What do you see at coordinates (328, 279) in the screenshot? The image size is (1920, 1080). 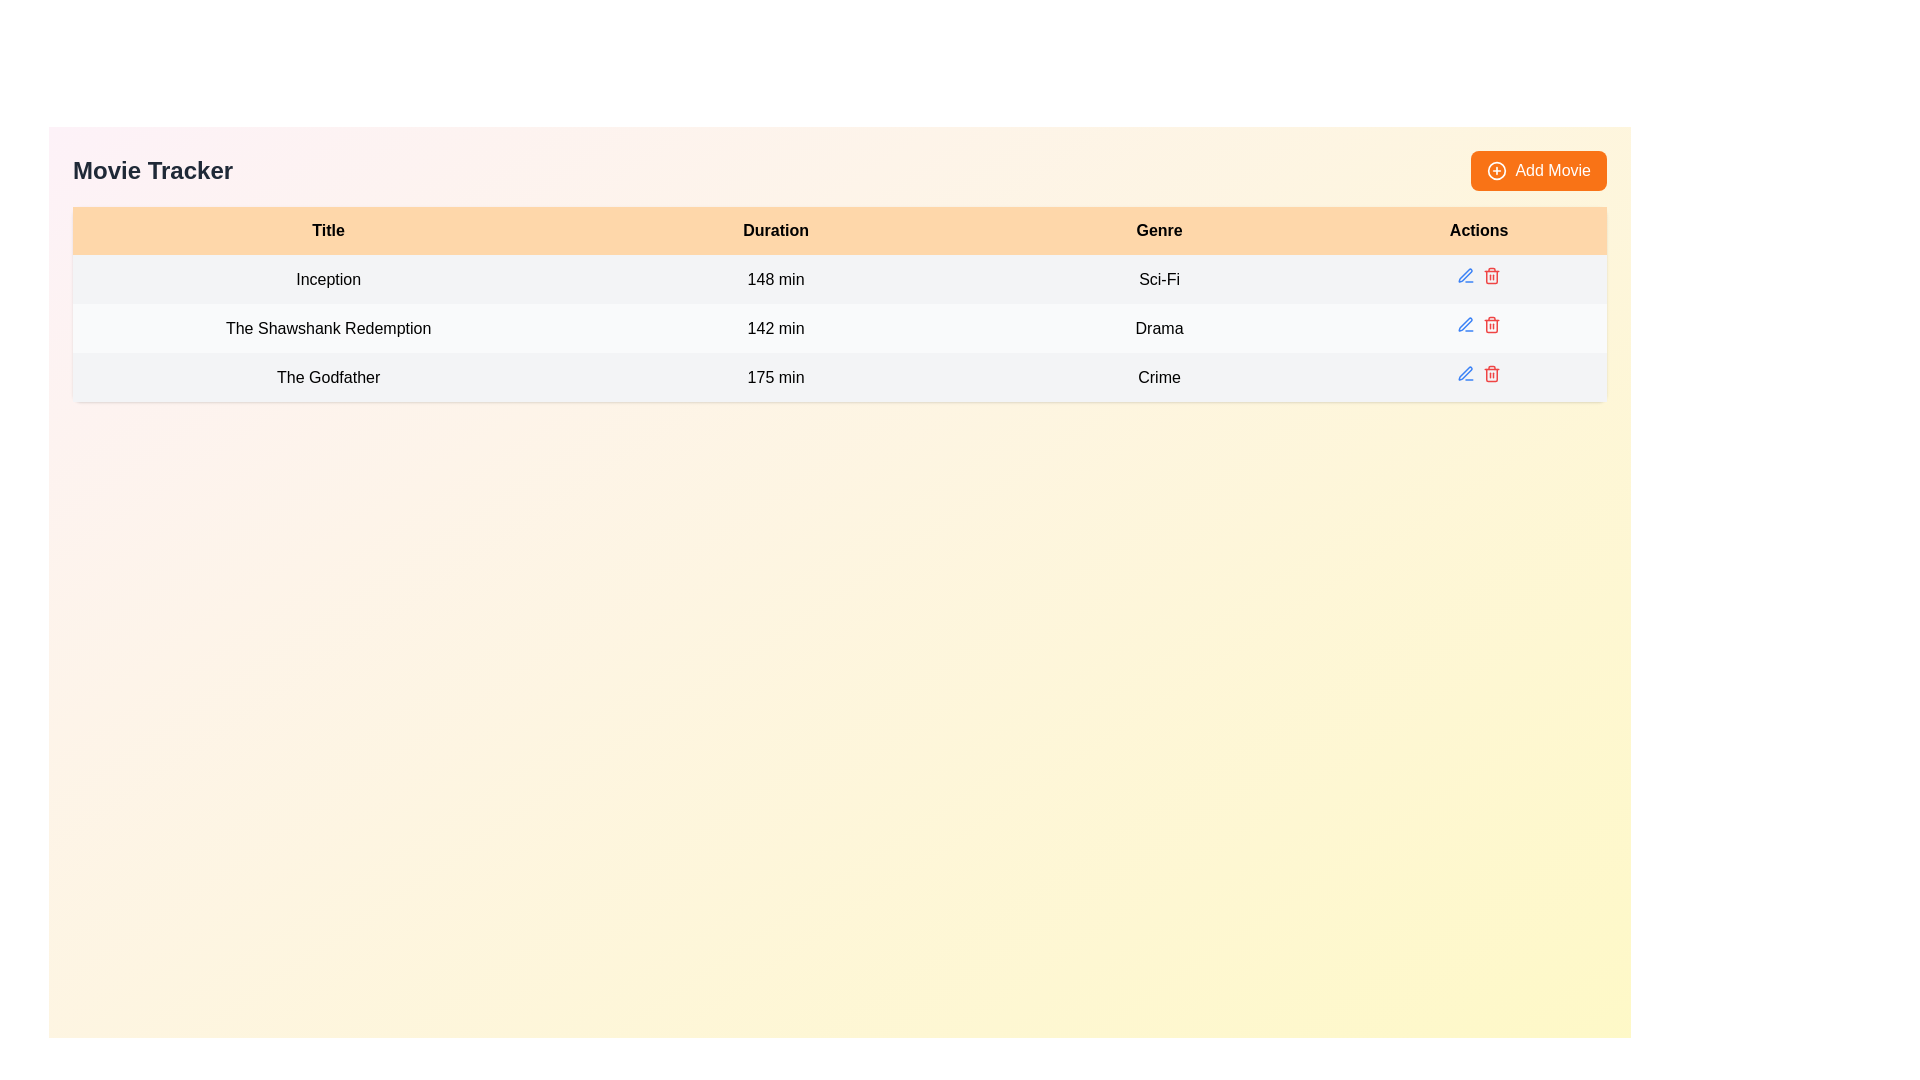 I see `the static text label that represents the title of a movie, located in the 'Title' column of the movie tracker table, directly above the '148 min' entry` at bounding box center [328, 279].